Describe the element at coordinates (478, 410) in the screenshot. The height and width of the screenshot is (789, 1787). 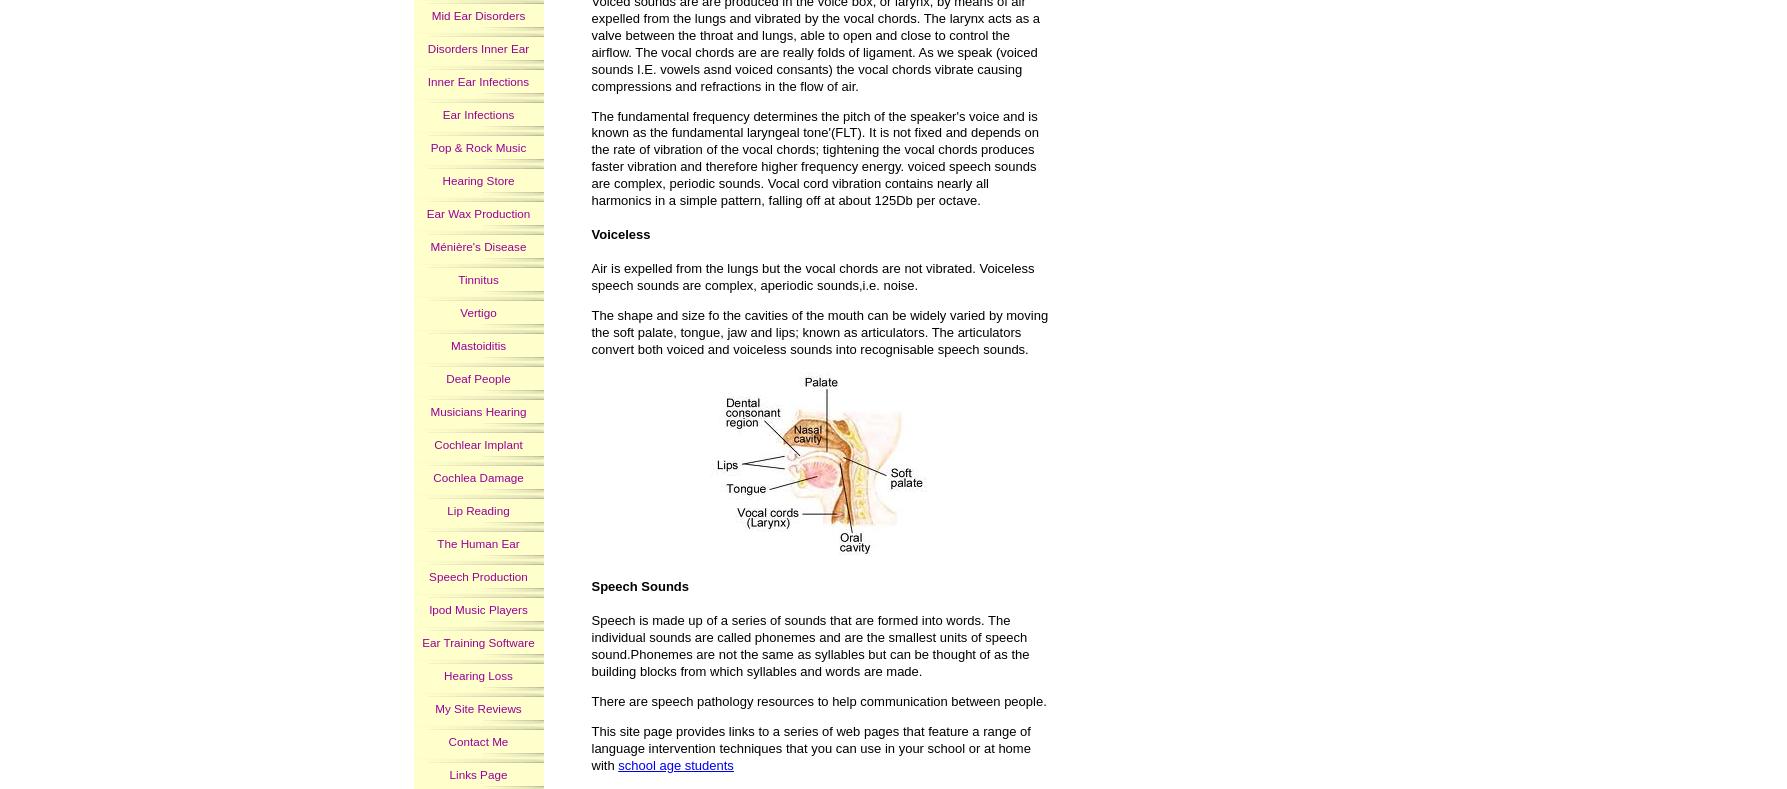
I see `'Musicians Hearing'` at that location.